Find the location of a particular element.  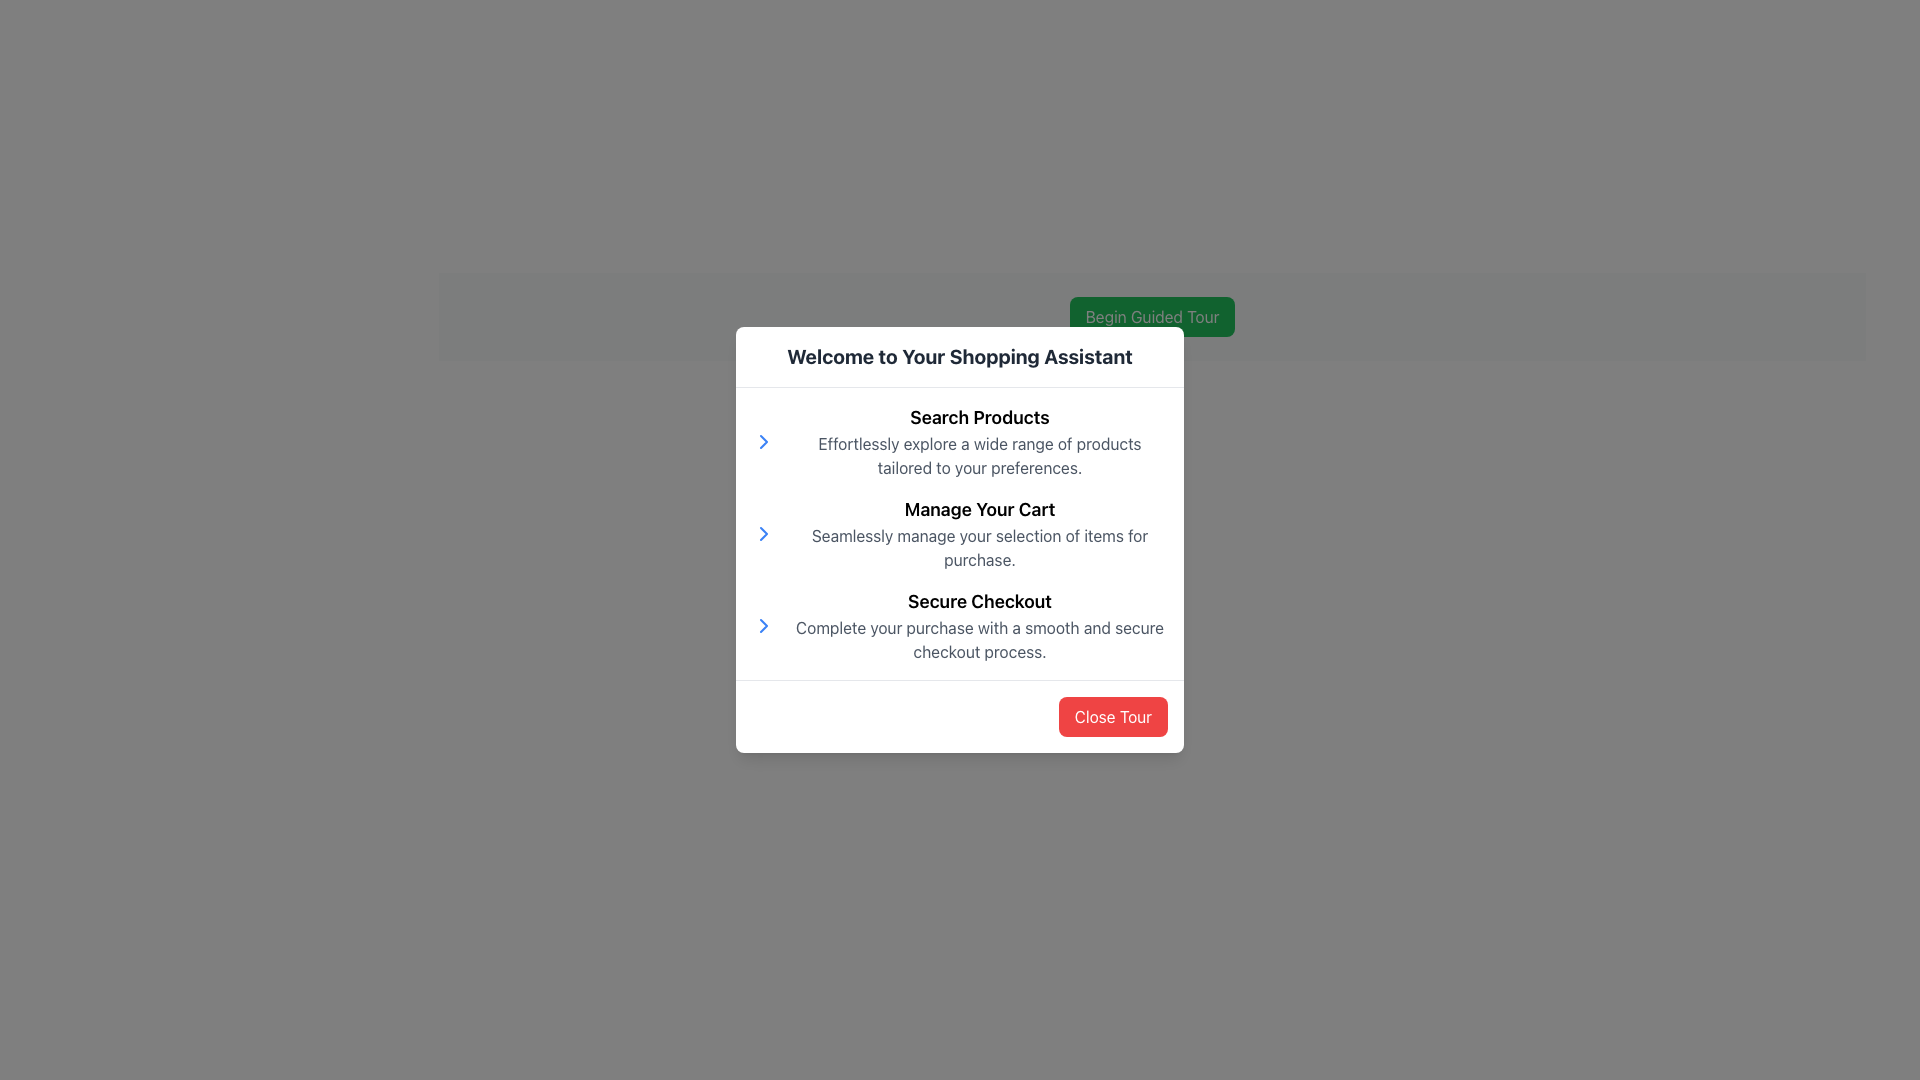

the static informational text block located inside the modal titled 'Welcome to Your Shopping Assistant', positioned above the 'Manage Your Cart' section with a blue chevron icon preceding it is located at coordinates (979, 441).